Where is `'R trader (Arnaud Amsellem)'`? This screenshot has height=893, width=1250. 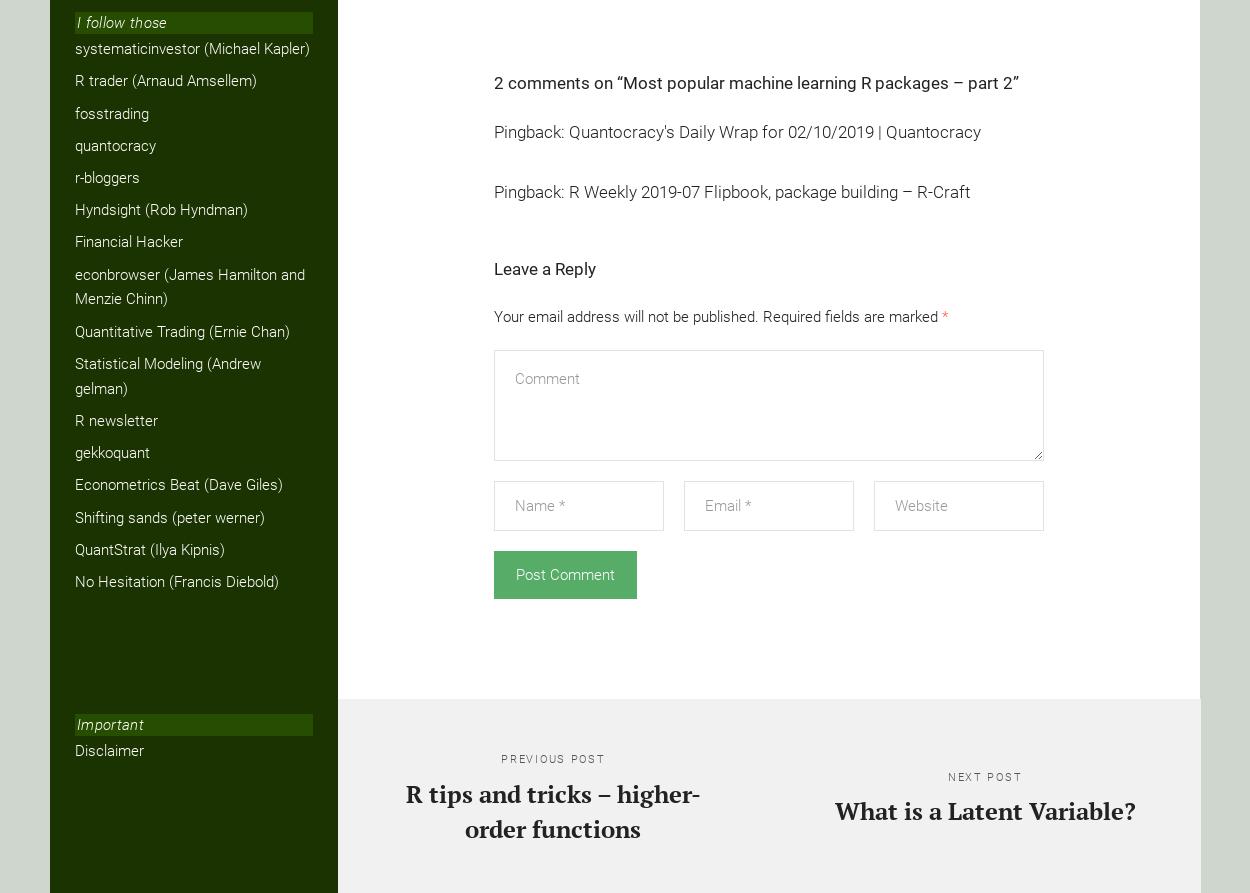 'R trader (Arnaud Amsellem)' is located at coordinates (166, 80).